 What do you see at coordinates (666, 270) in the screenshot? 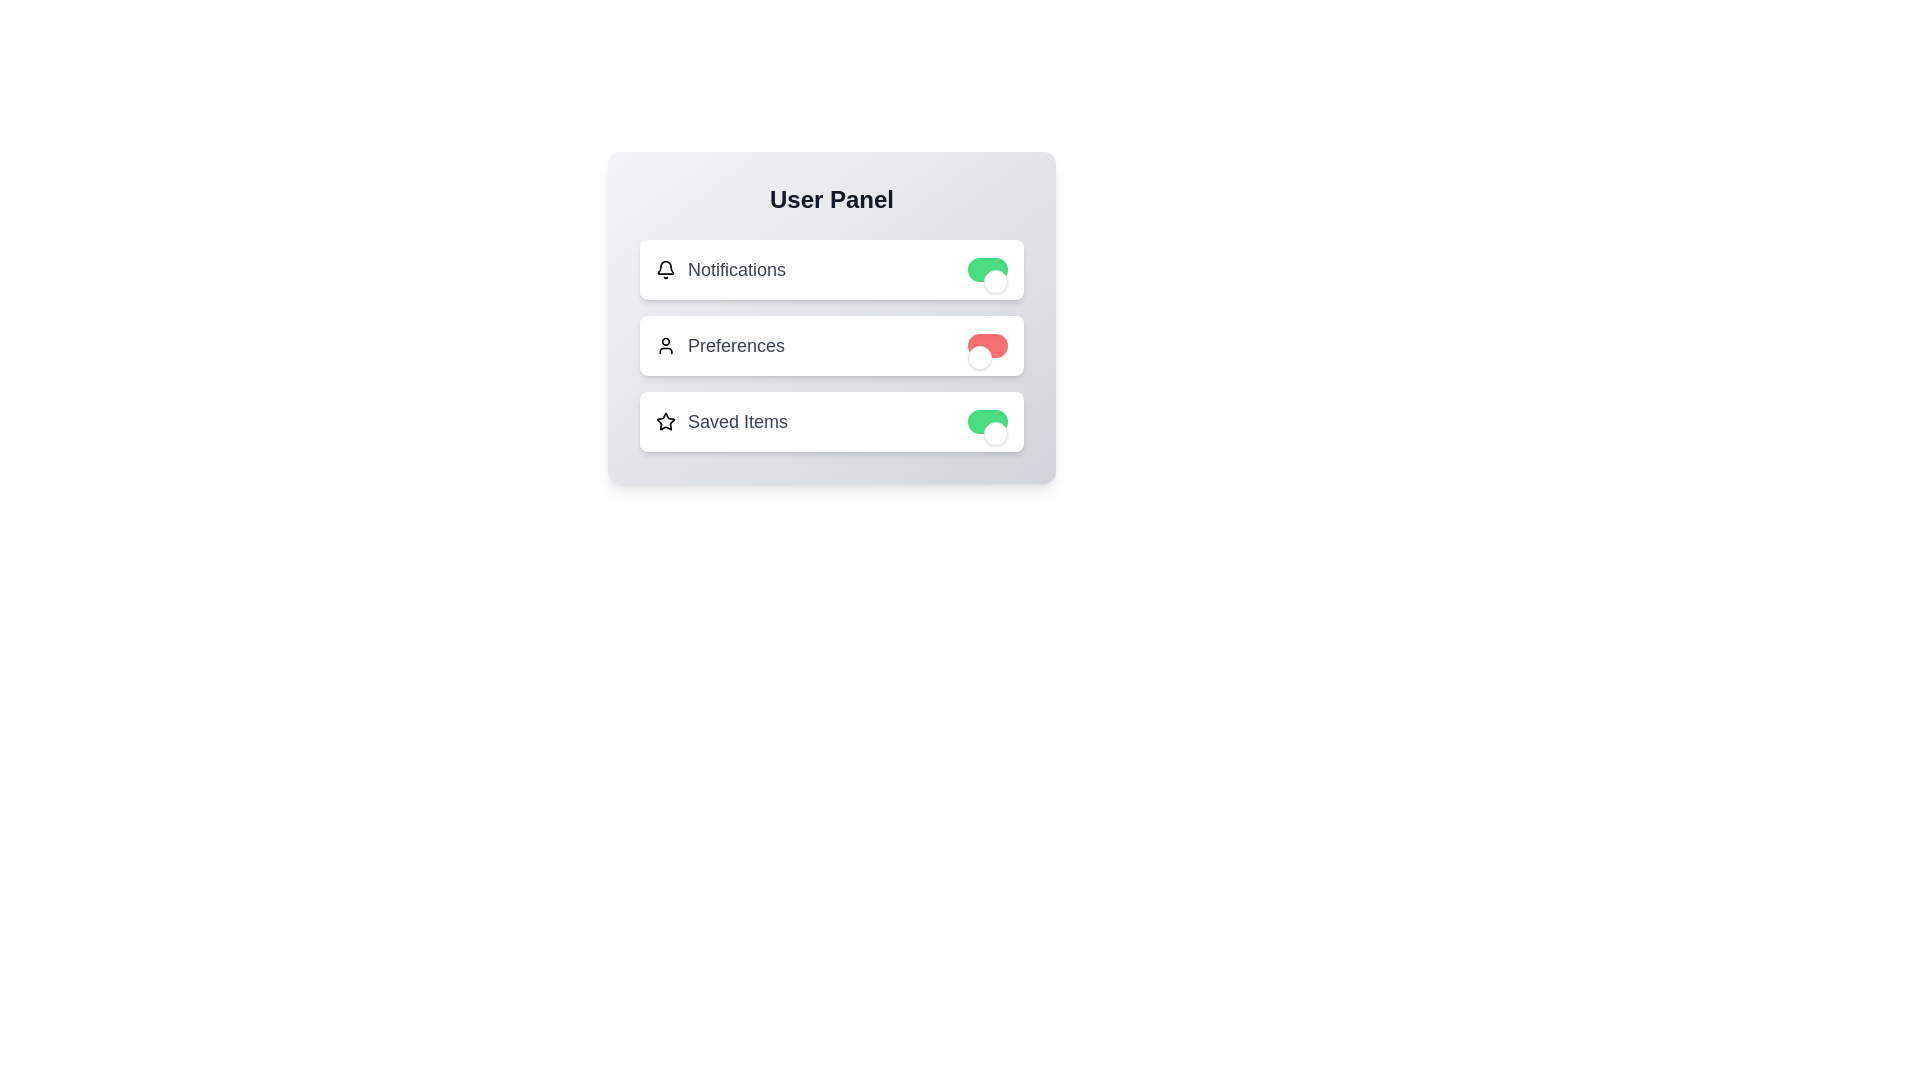
I see `the bell icon next to the 'Notifications' label` at bounding box center [666, 270].